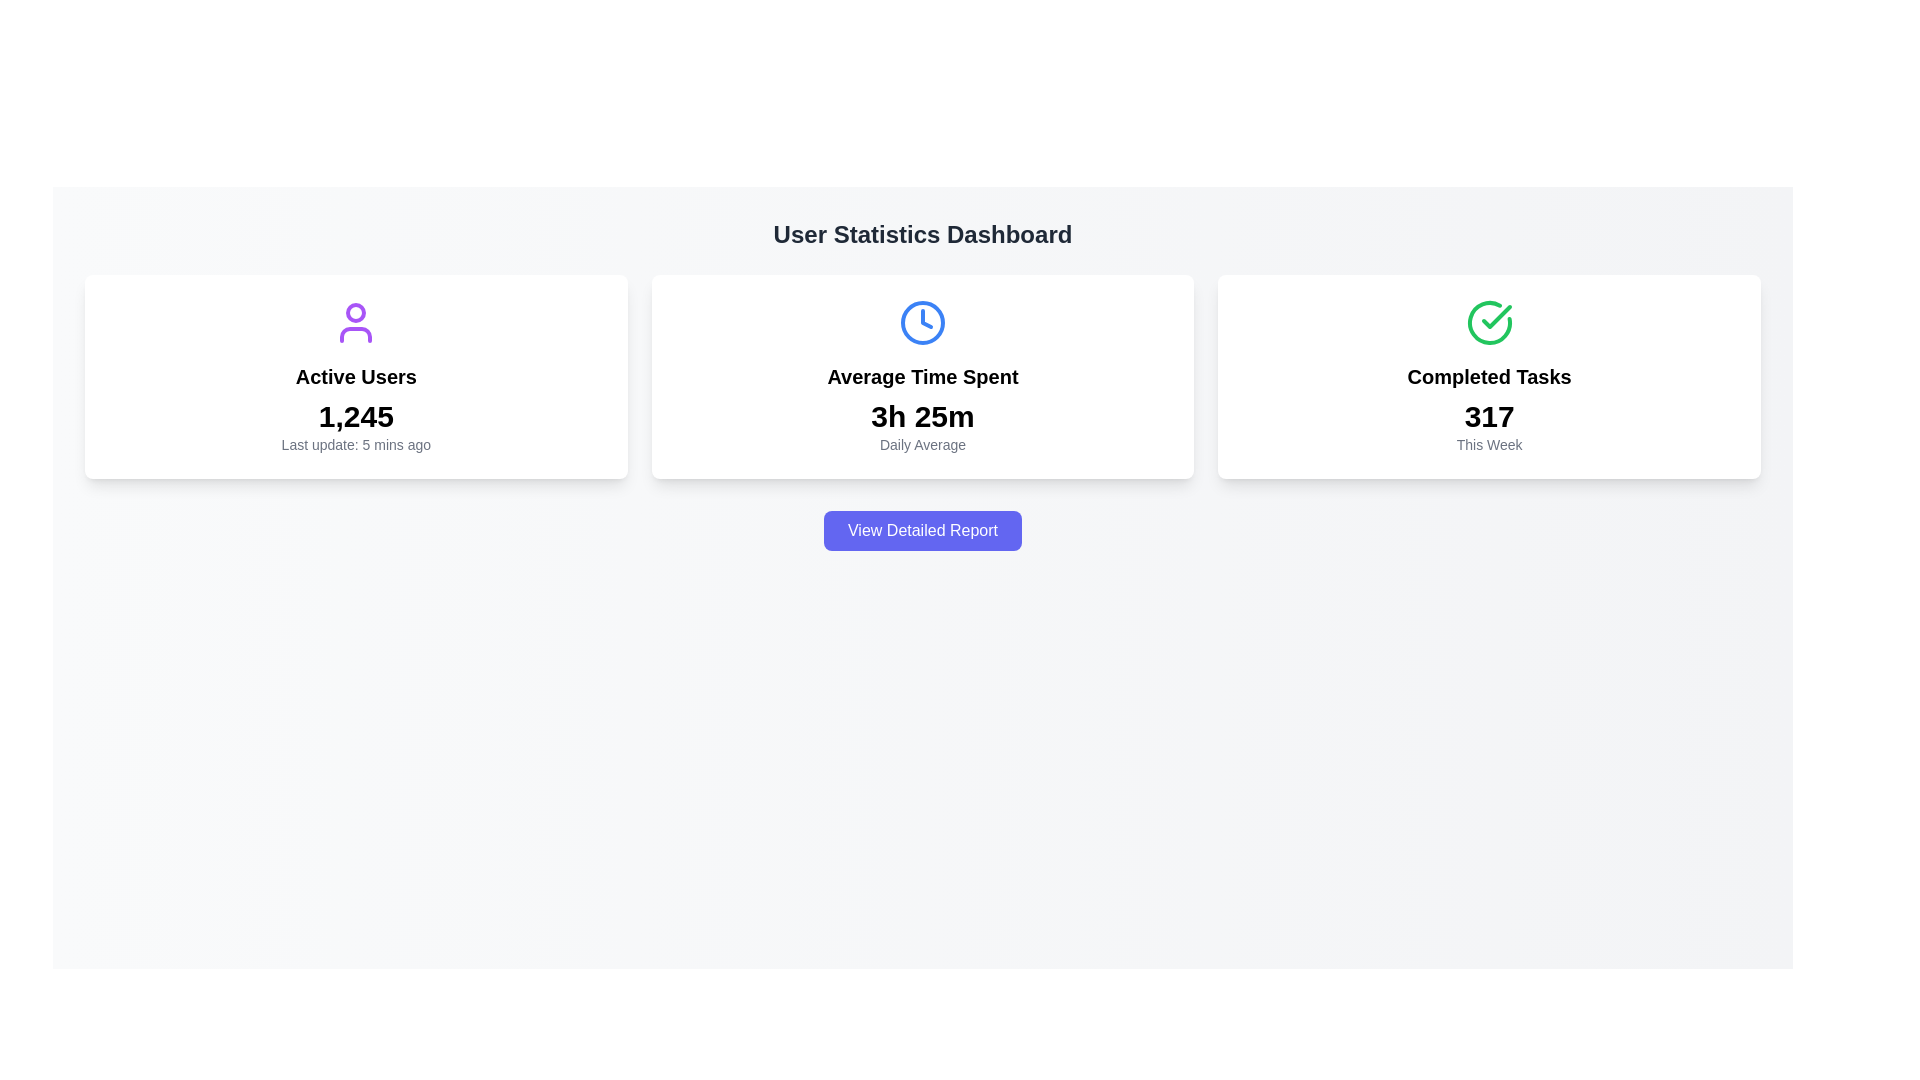 This screenshot has width=1920, height=1080. Describe the element at coordinates (921, 322) in the screenshot. I see `the clock icon in the middle card of the User Statistics Dashboard, which has a blue circular outline and a traditional analog clock face with hour and minute hands` at that location.